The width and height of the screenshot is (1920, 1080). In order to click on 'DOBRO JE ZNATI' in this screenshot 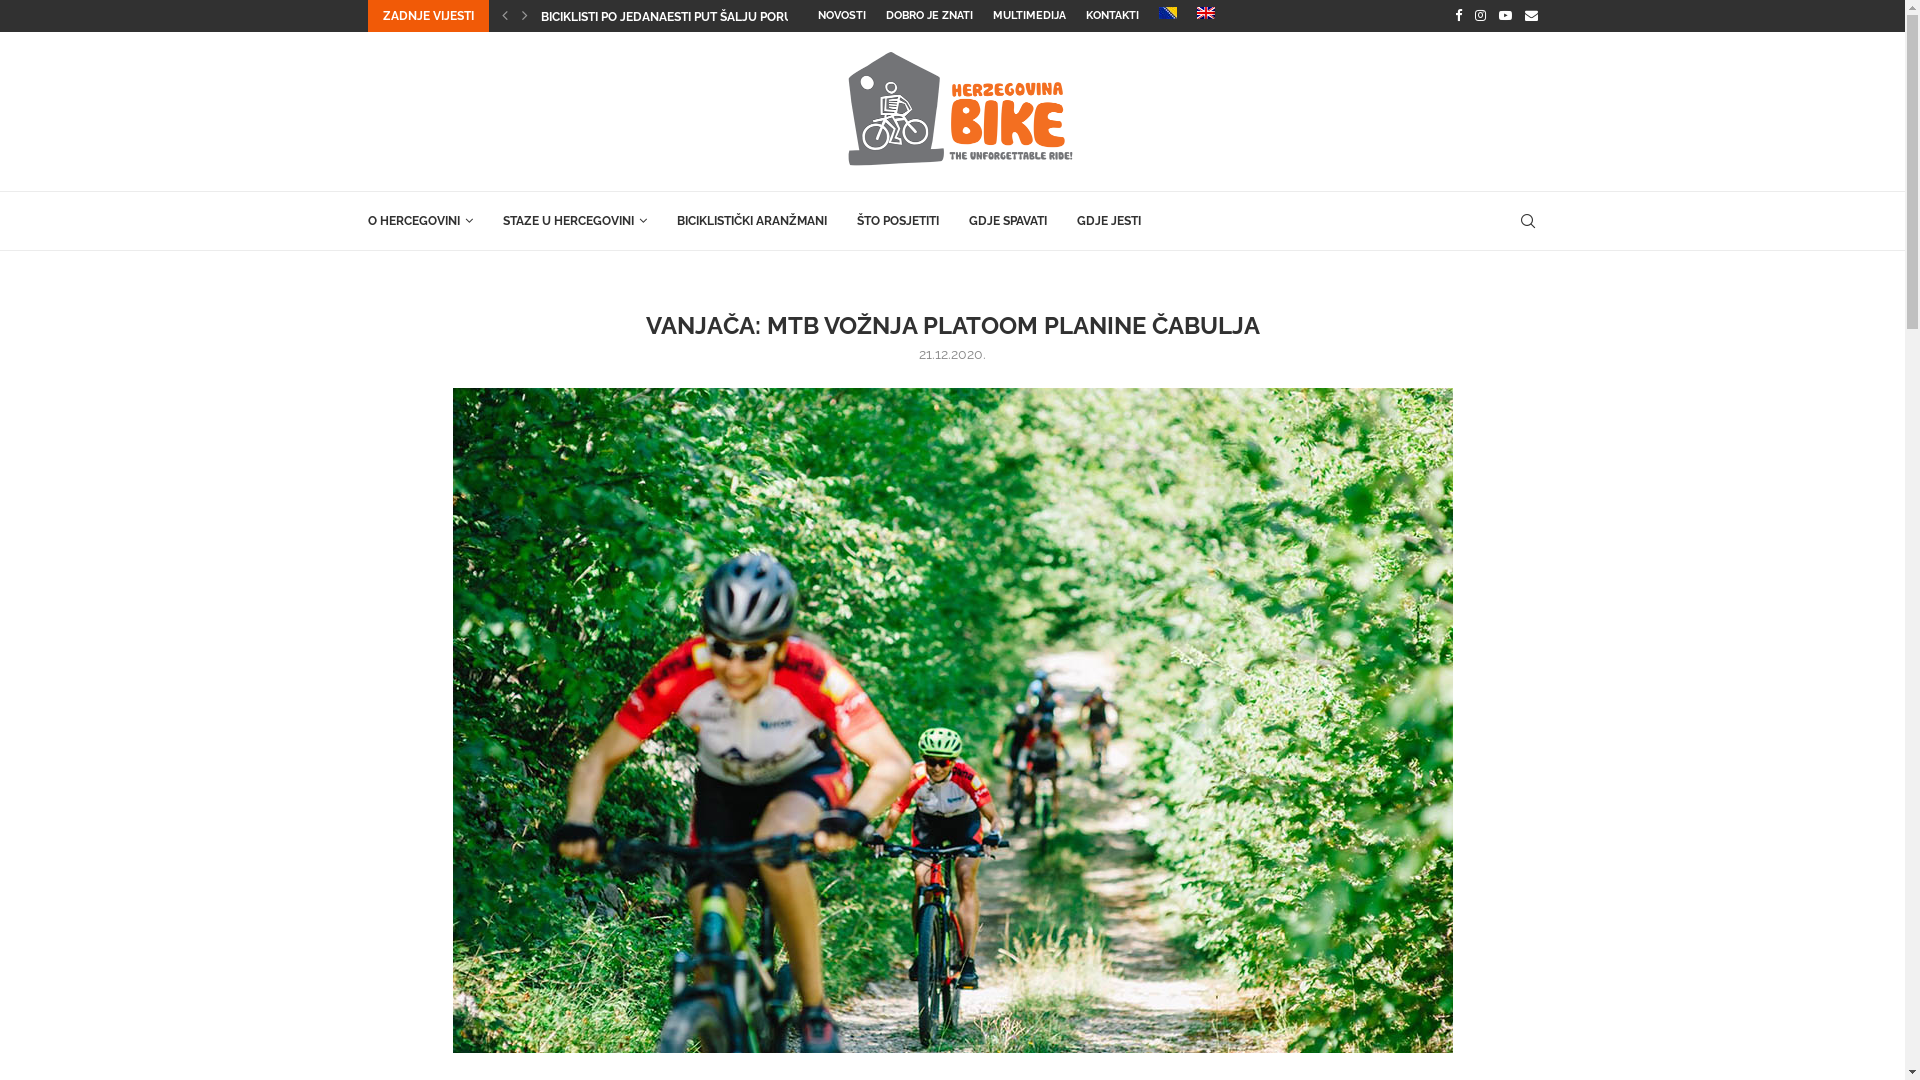, I will do `click(928, 15)`.